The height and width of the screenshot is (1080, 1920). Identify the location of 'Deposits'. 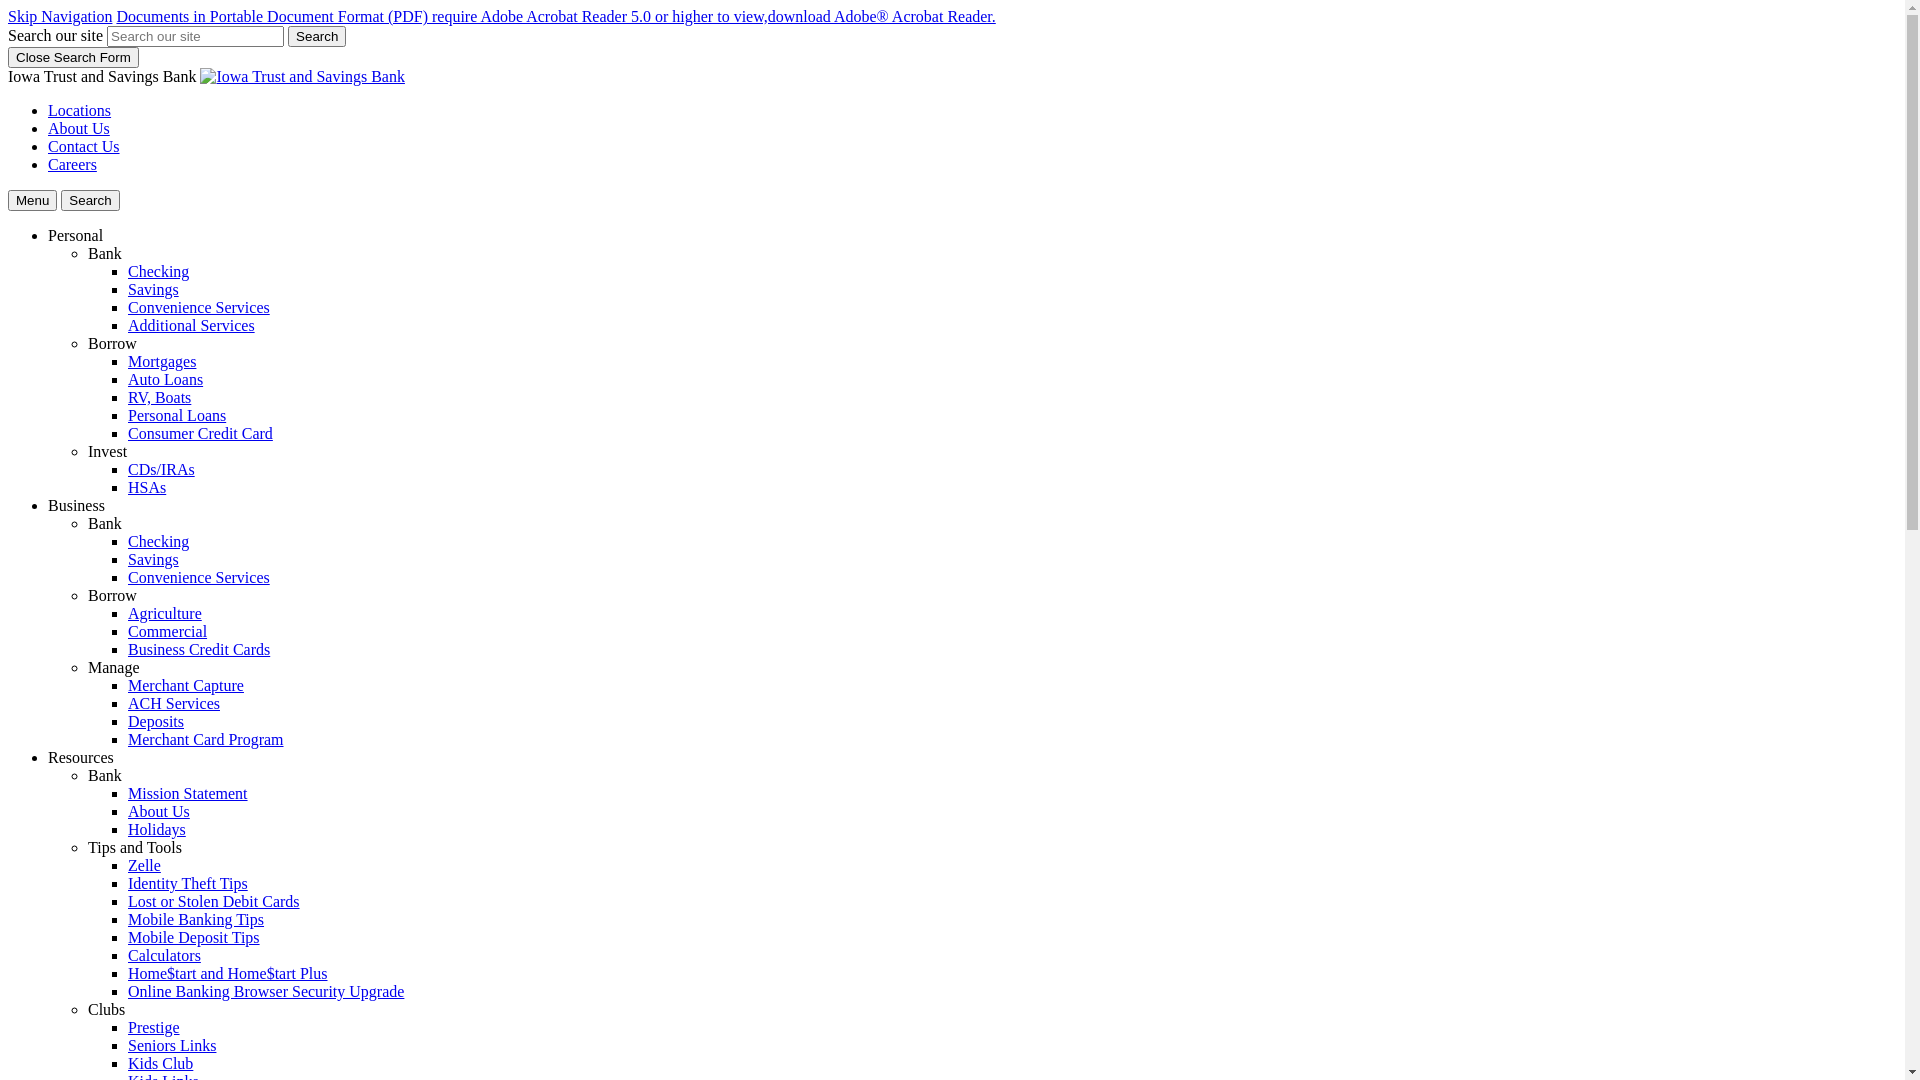
(155, 721).